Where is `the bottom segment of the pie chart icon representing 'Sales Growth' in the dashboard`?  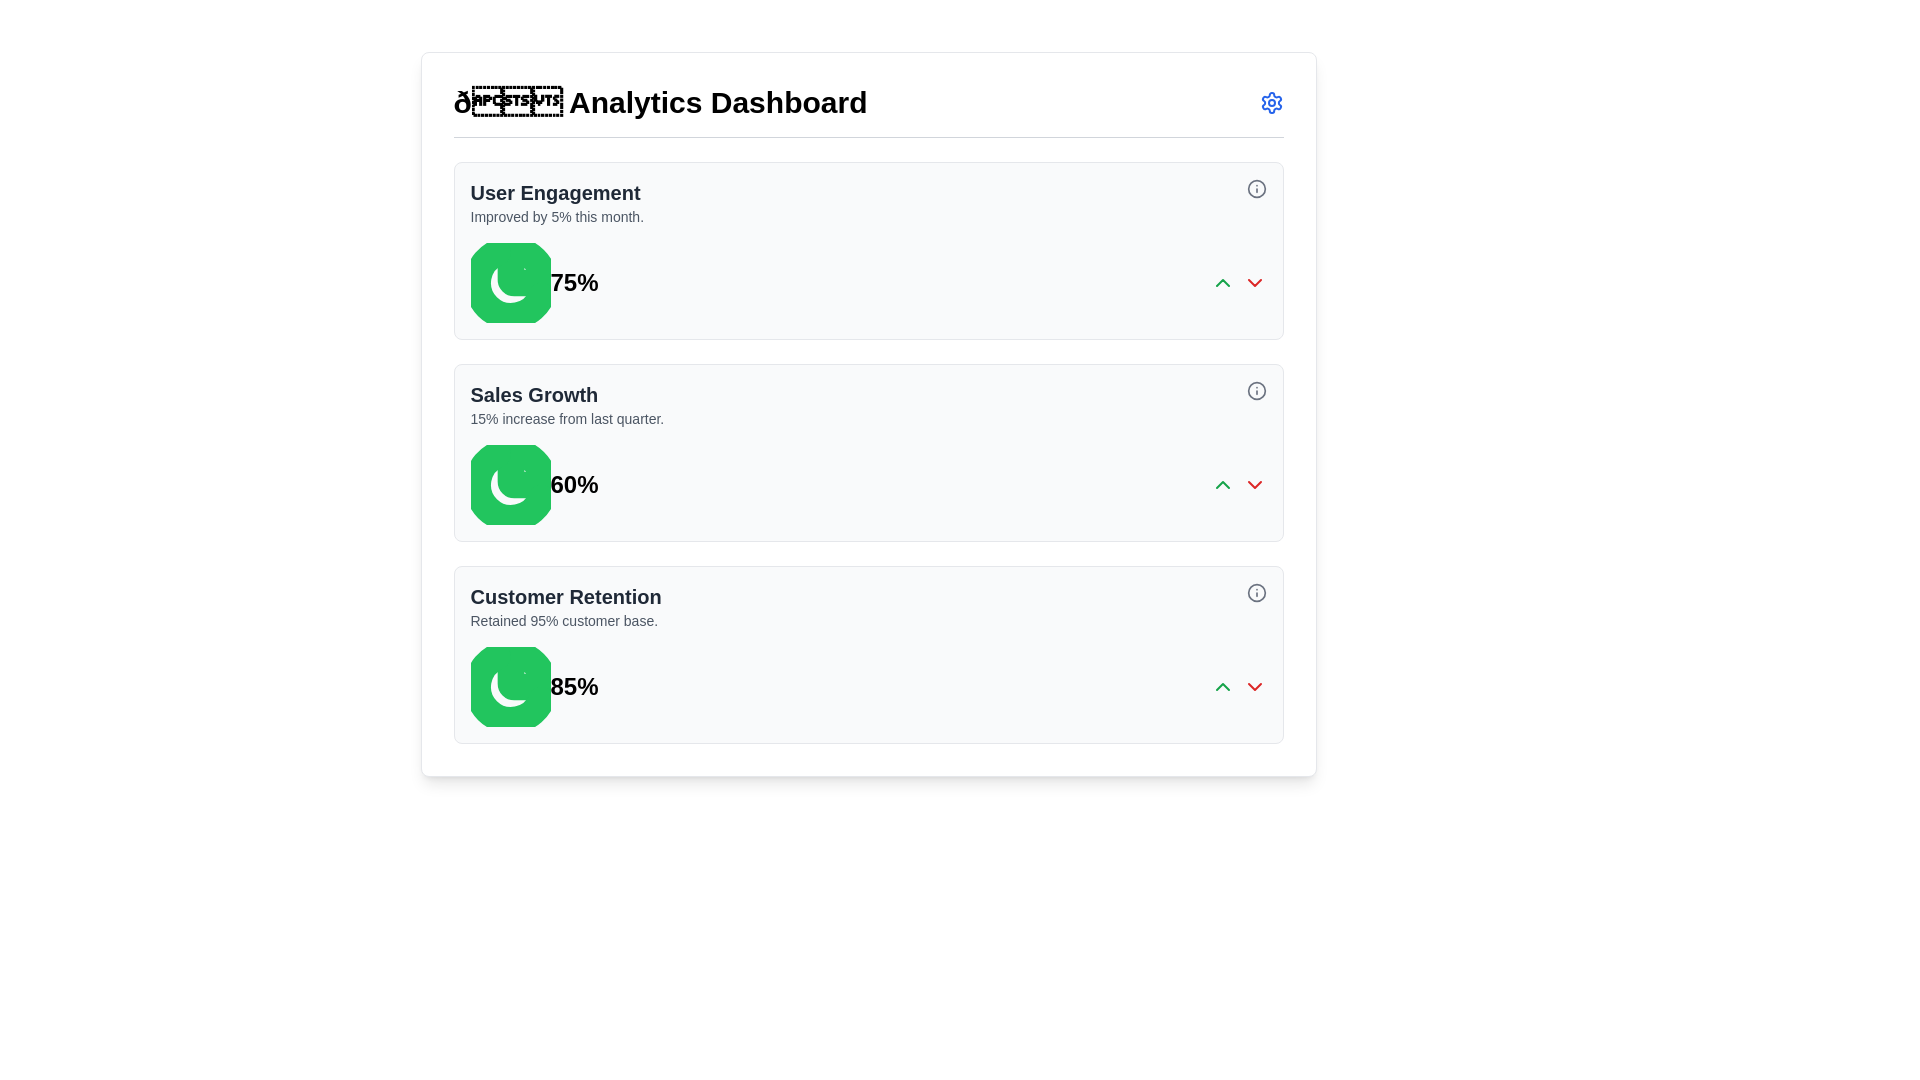
the bottom segment of the pie chart icon representing 'Sales Growth' in the dashboard is located at coordinates (509, 486).